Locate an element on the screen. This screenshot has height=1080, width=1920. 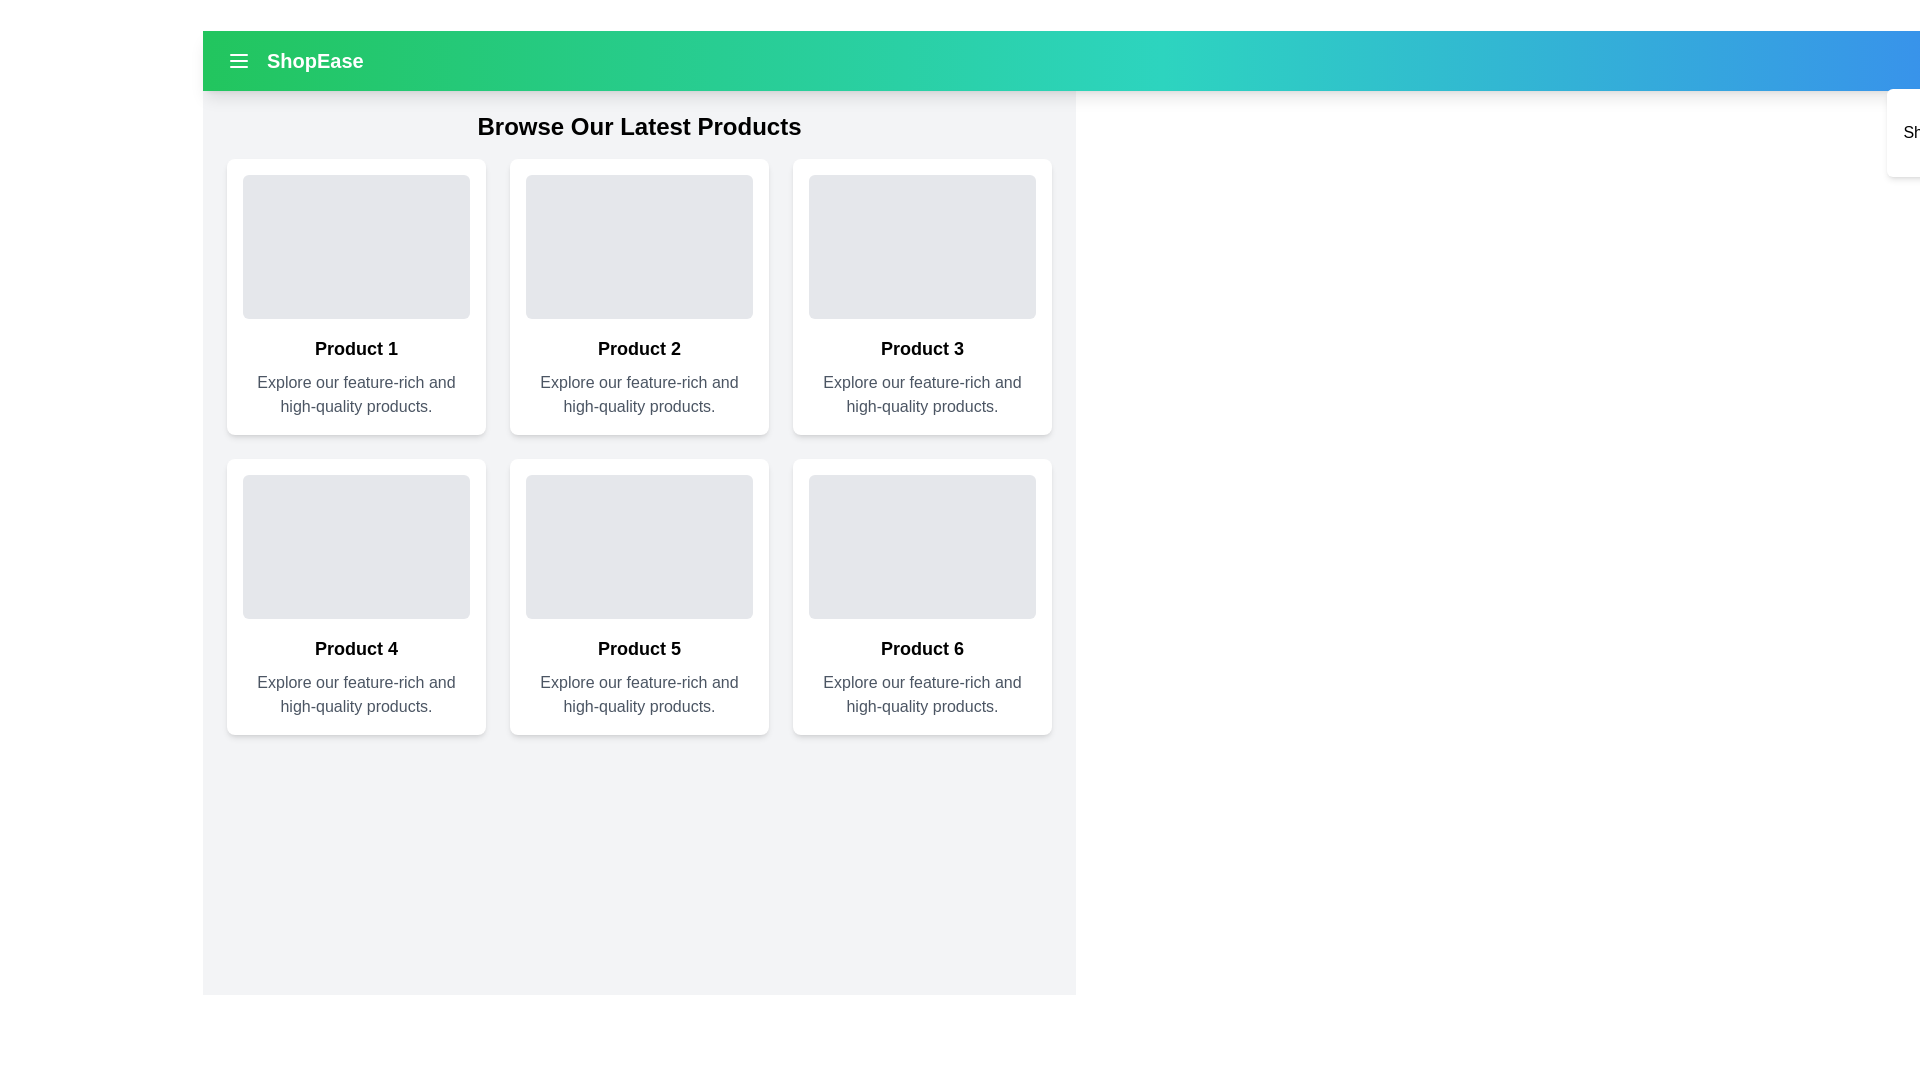
text block displaying the message 'Explore our feature-rich and high-quality products.' which is positioned below the title 'Product 4' in the bottom-center area of the fourth card is located at coordinates (356, 693).